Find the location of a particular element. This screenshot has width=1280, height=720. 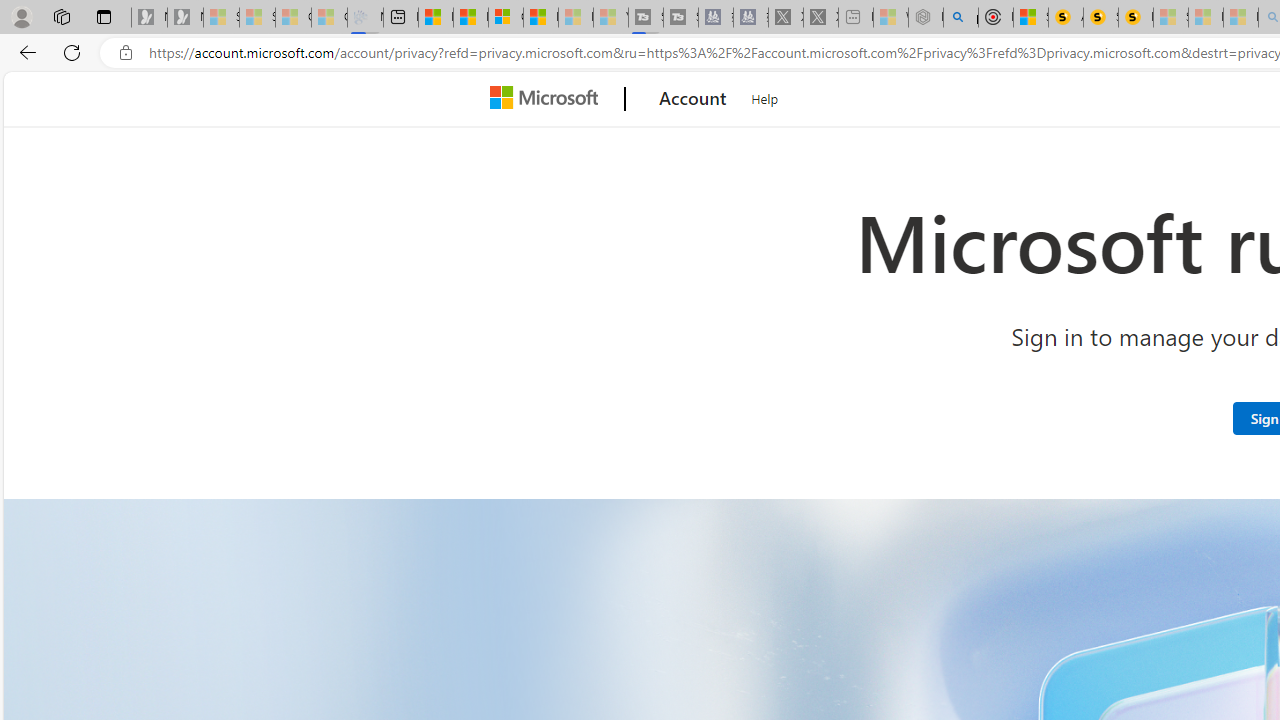

'poe - Search' is located at coordinates (960, 17).